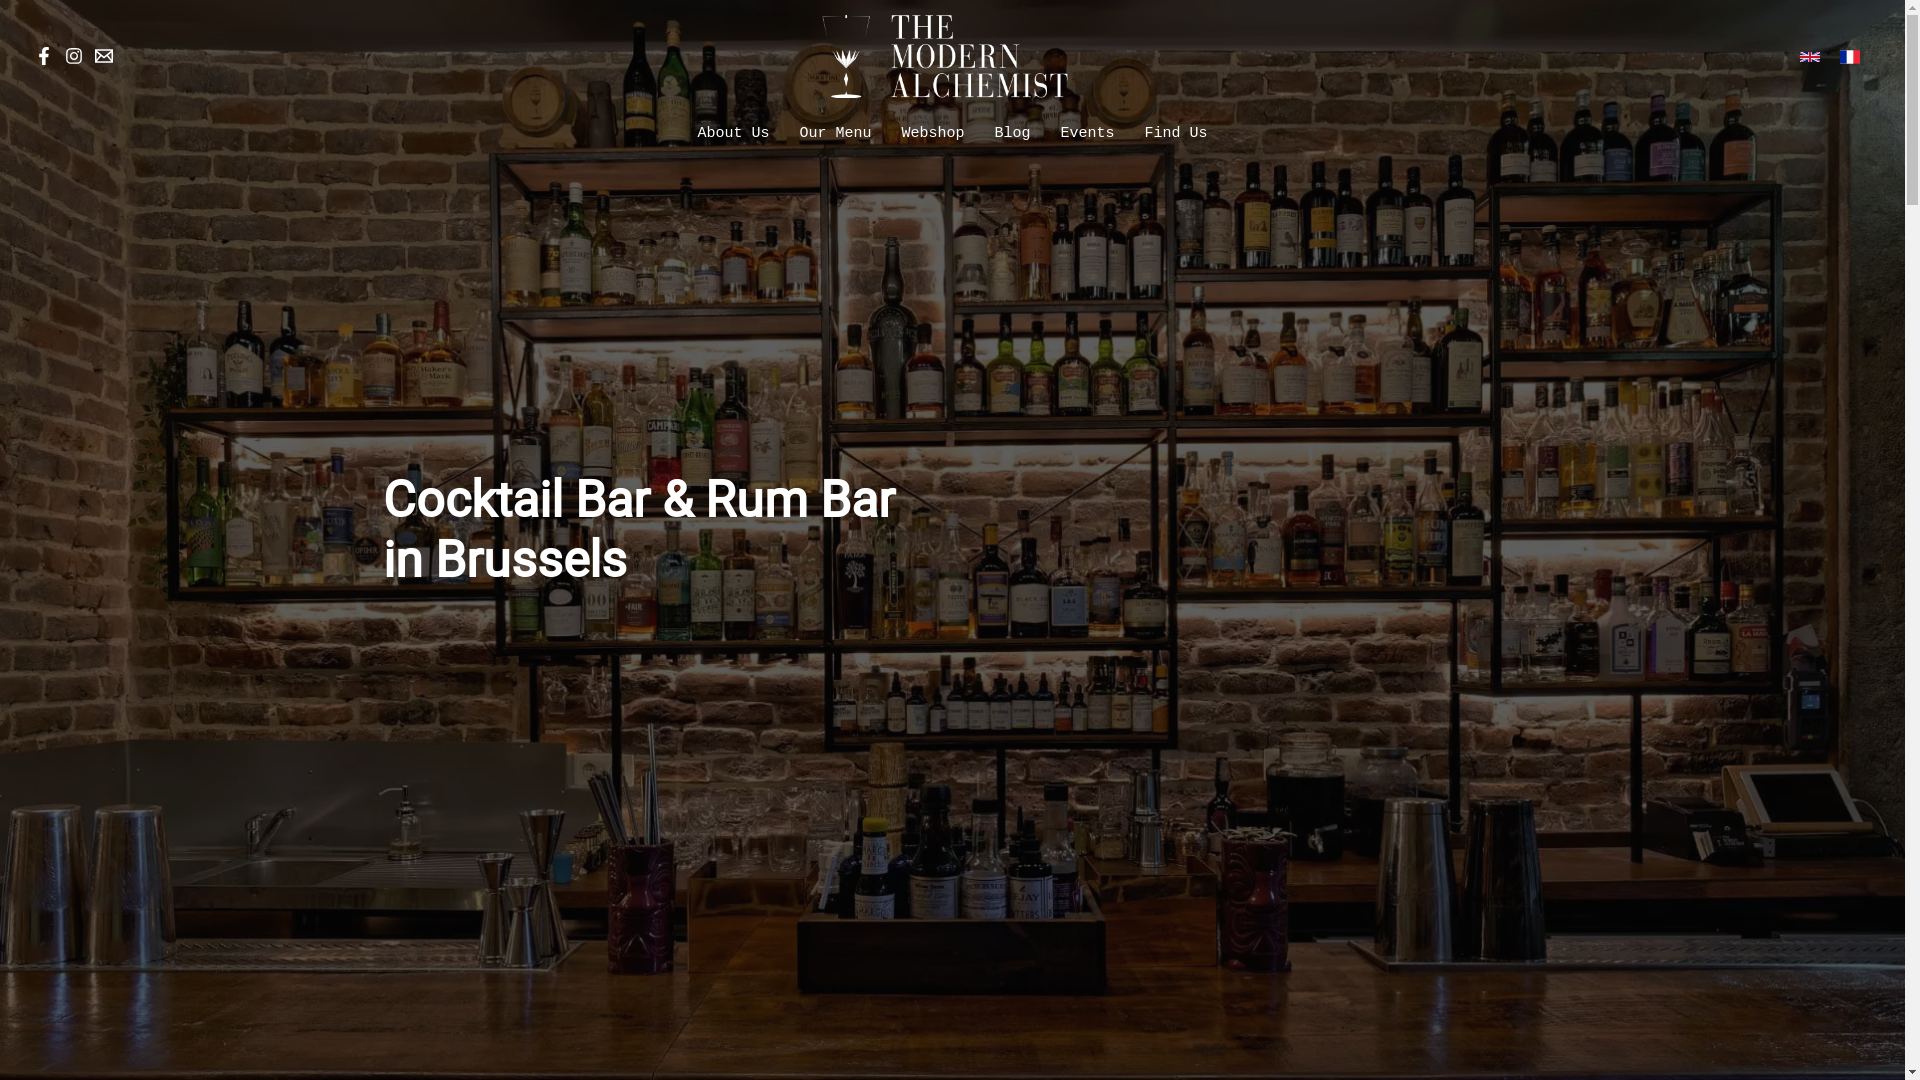 The width and height of the screenshot is (1920, 1080). I want to click on 'About Us', so click(732, 133).